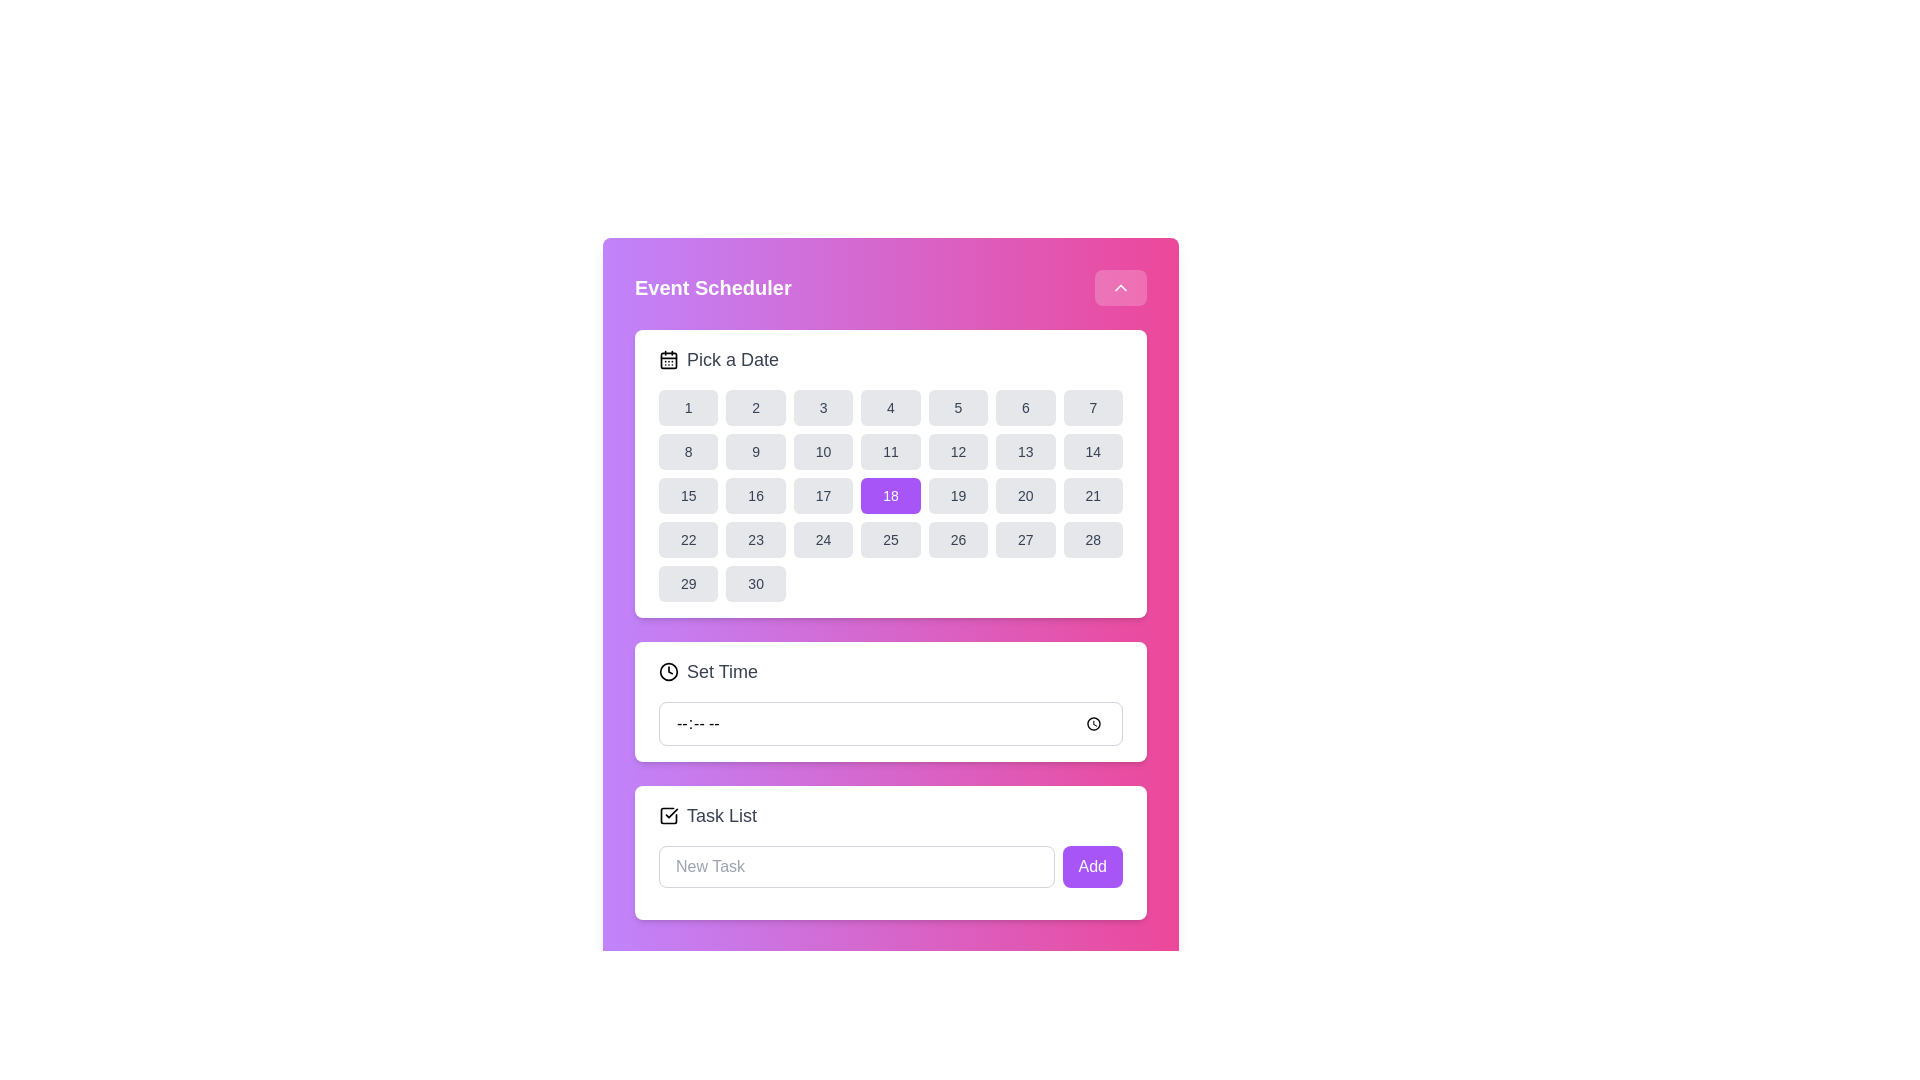 The image size is (1920, 1080). I want to click on the rectangular button with rounded corners displaying the number '19', so click(957, 495).